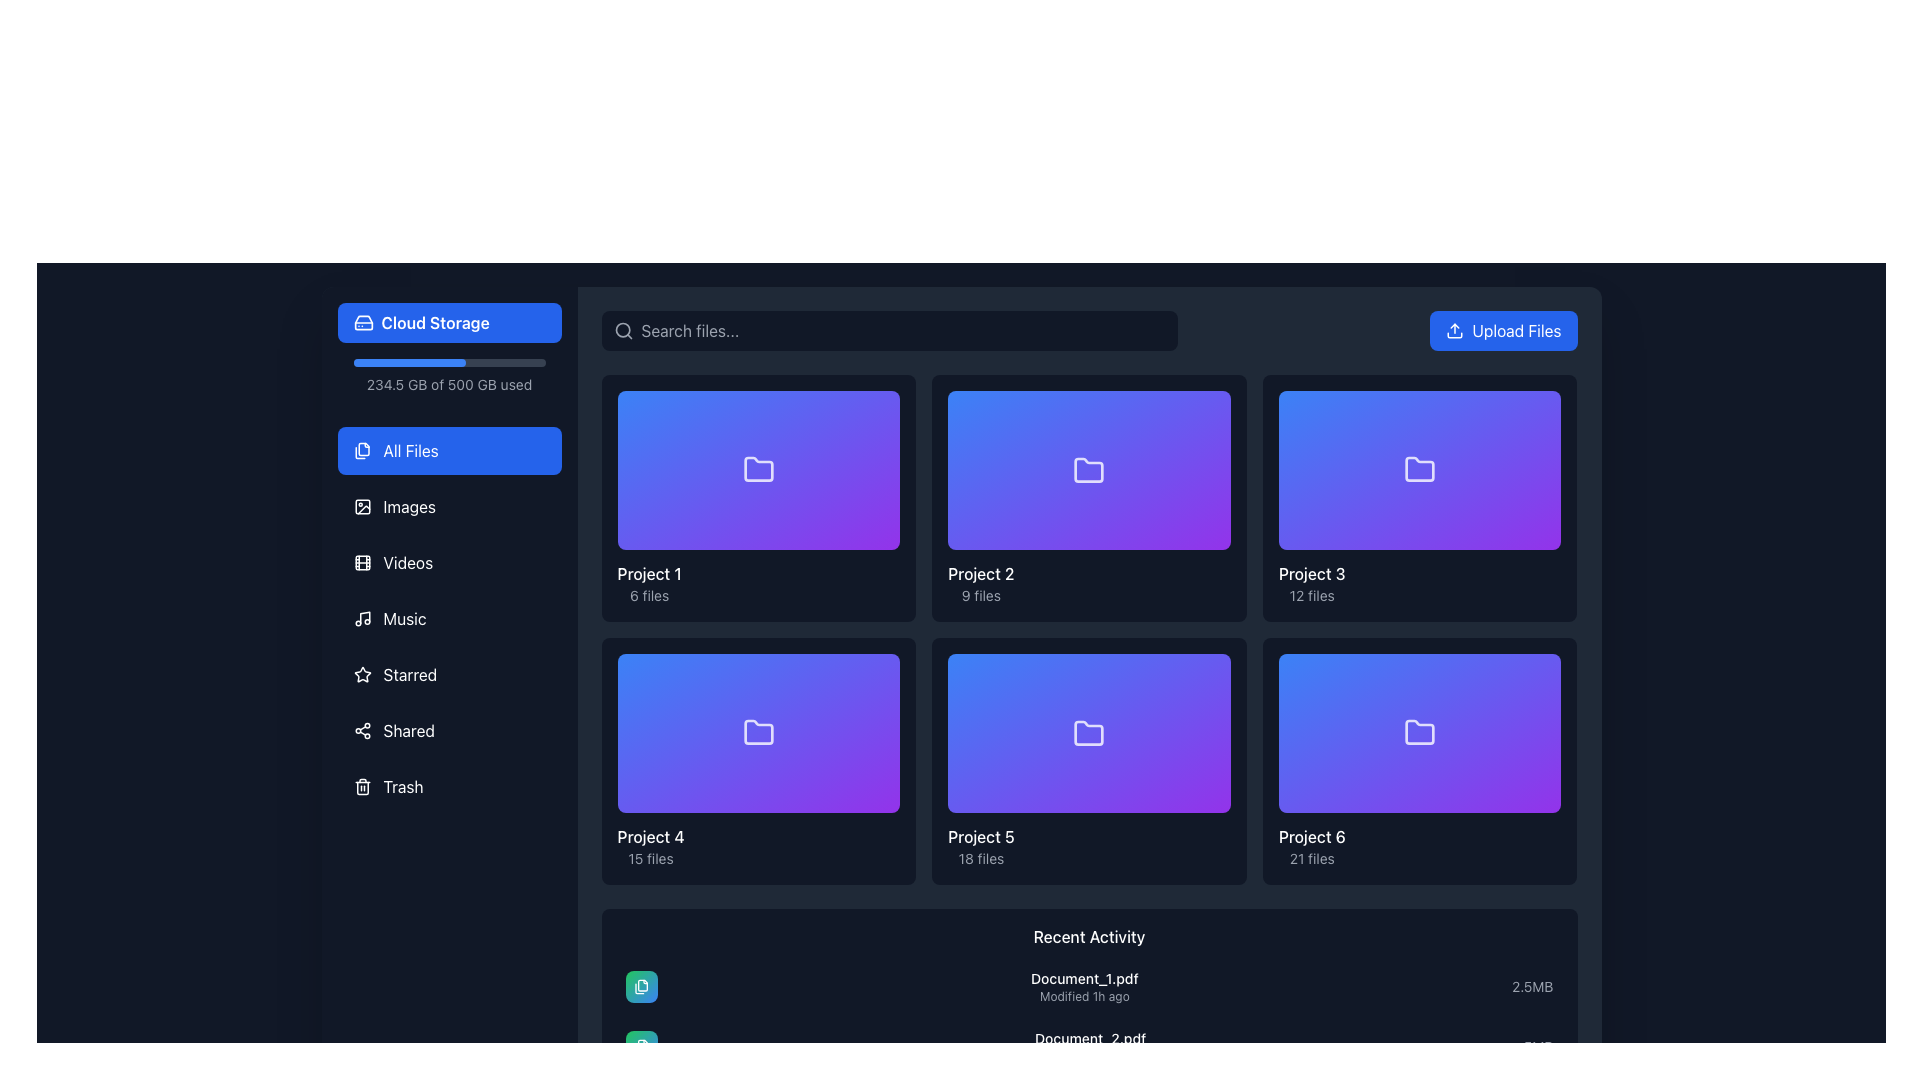 Image resolution: width=1920 pixels, height=1080 pixels. I want to click on the progress bar that visually represents used versus available storage space, located below the 'Cloud Storage' title and above the '234.5 GB of 500 GB used' text, so click(448, 362).